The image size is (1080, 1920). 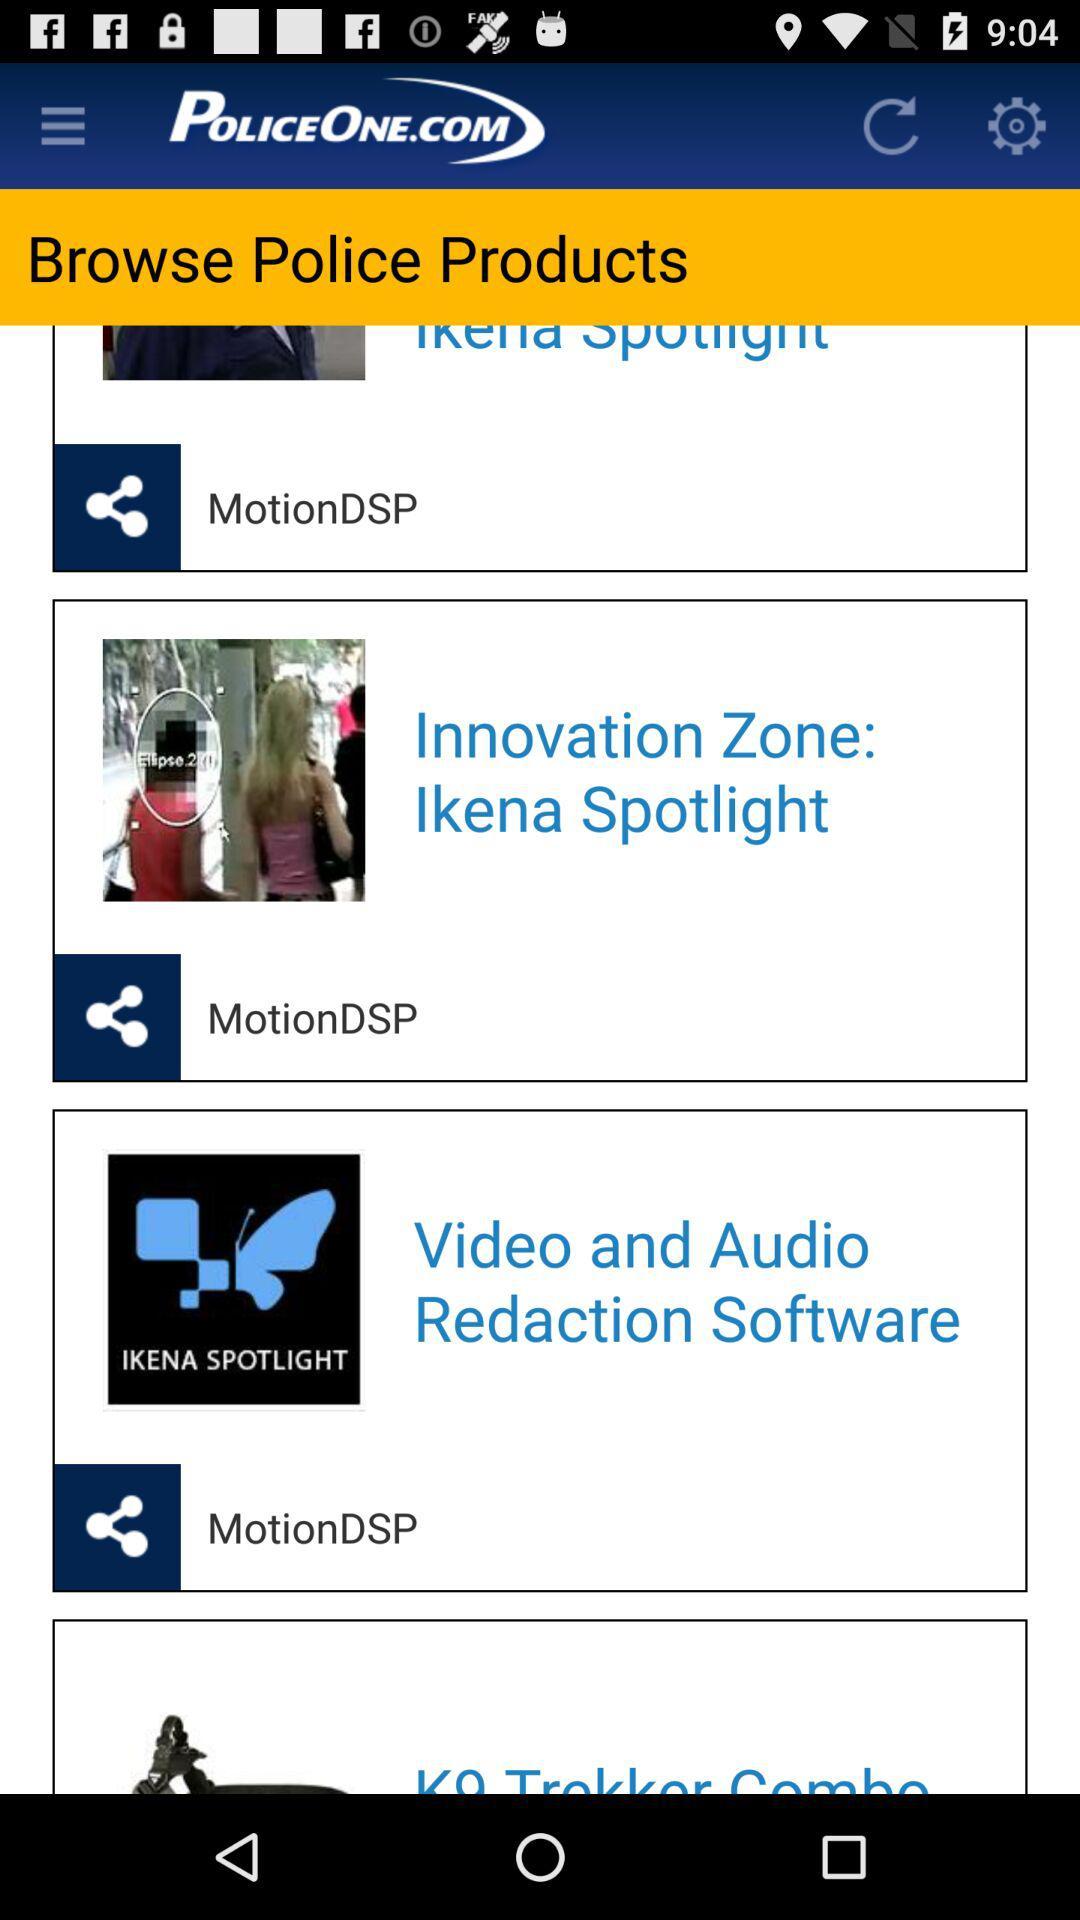 I want to click on share the news article on social media, so click(x=117, y=507).